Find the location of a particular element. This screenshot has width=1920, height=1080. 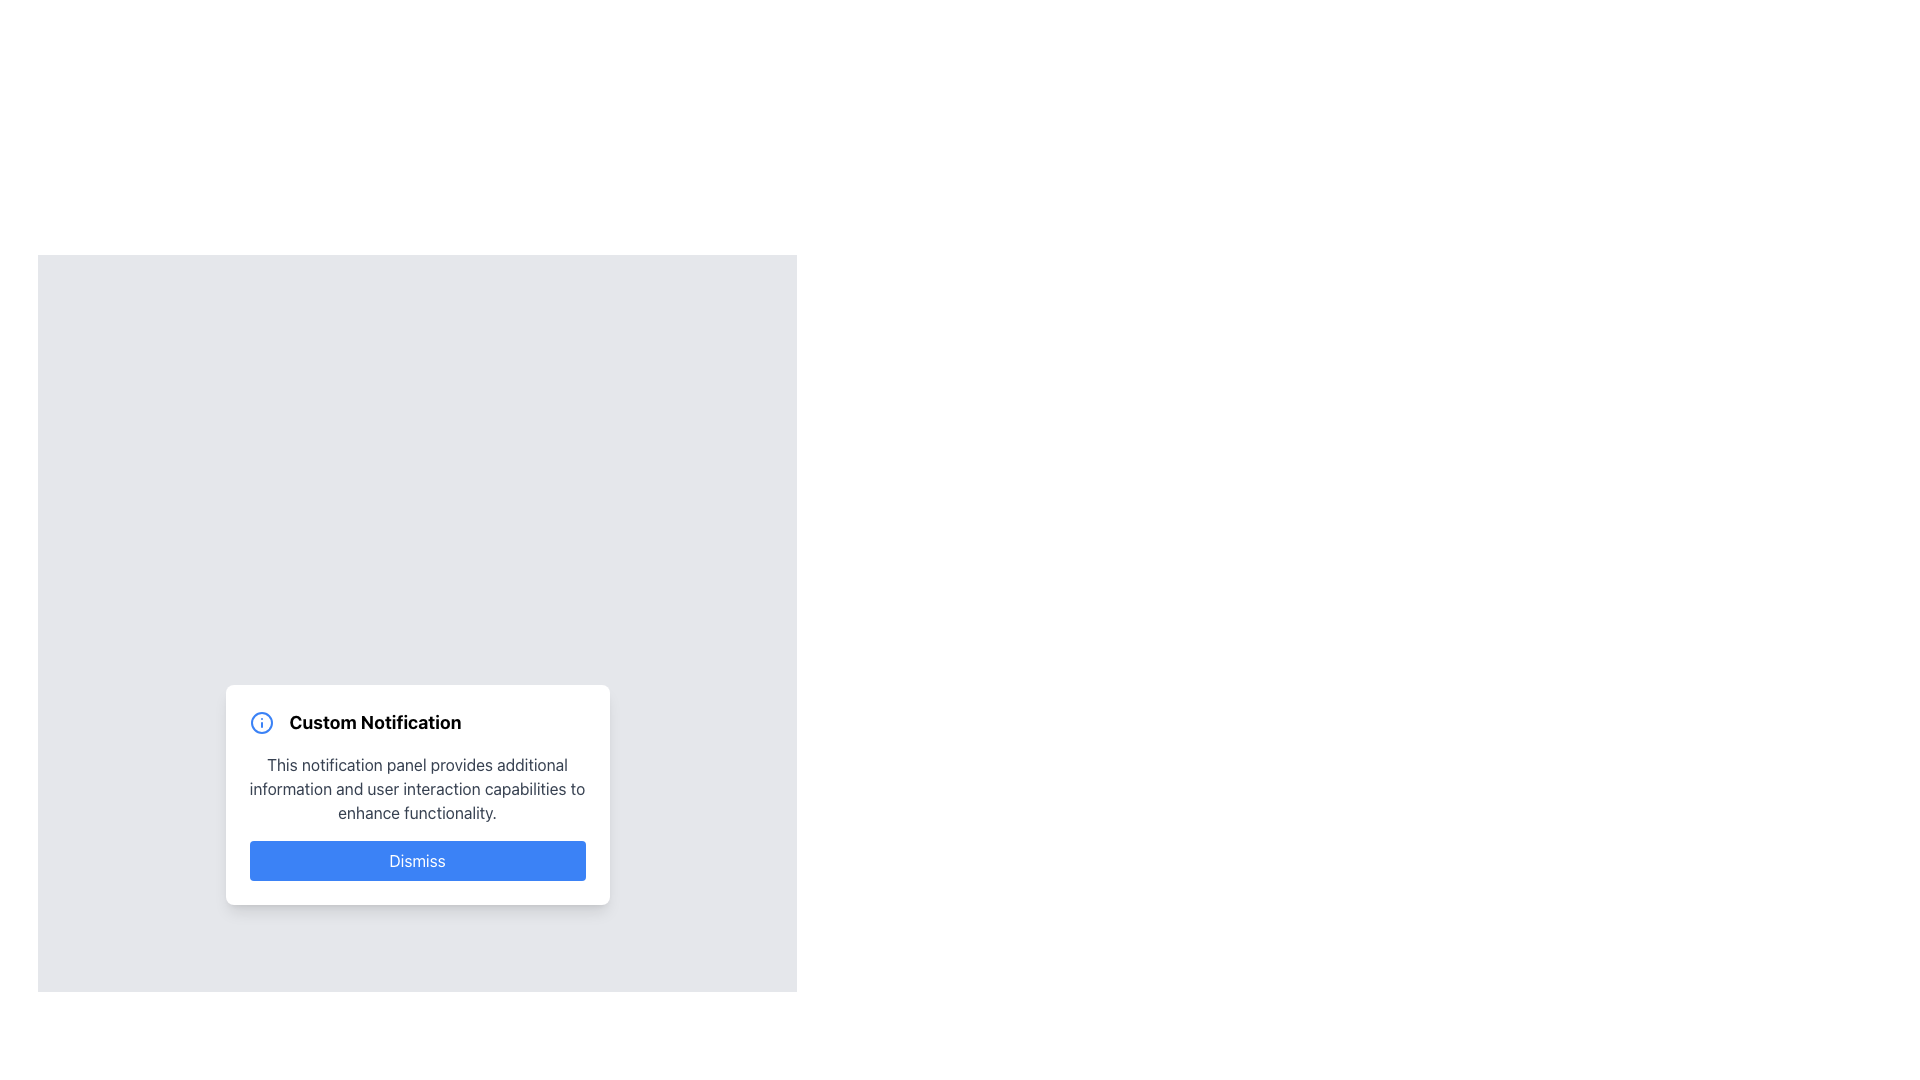

the static text element styled in gray color that provides additional information about the notification's functionality, located below the 'Custom Notification' header and above the 'Dismiss' button is located at coordinates (416, 788).